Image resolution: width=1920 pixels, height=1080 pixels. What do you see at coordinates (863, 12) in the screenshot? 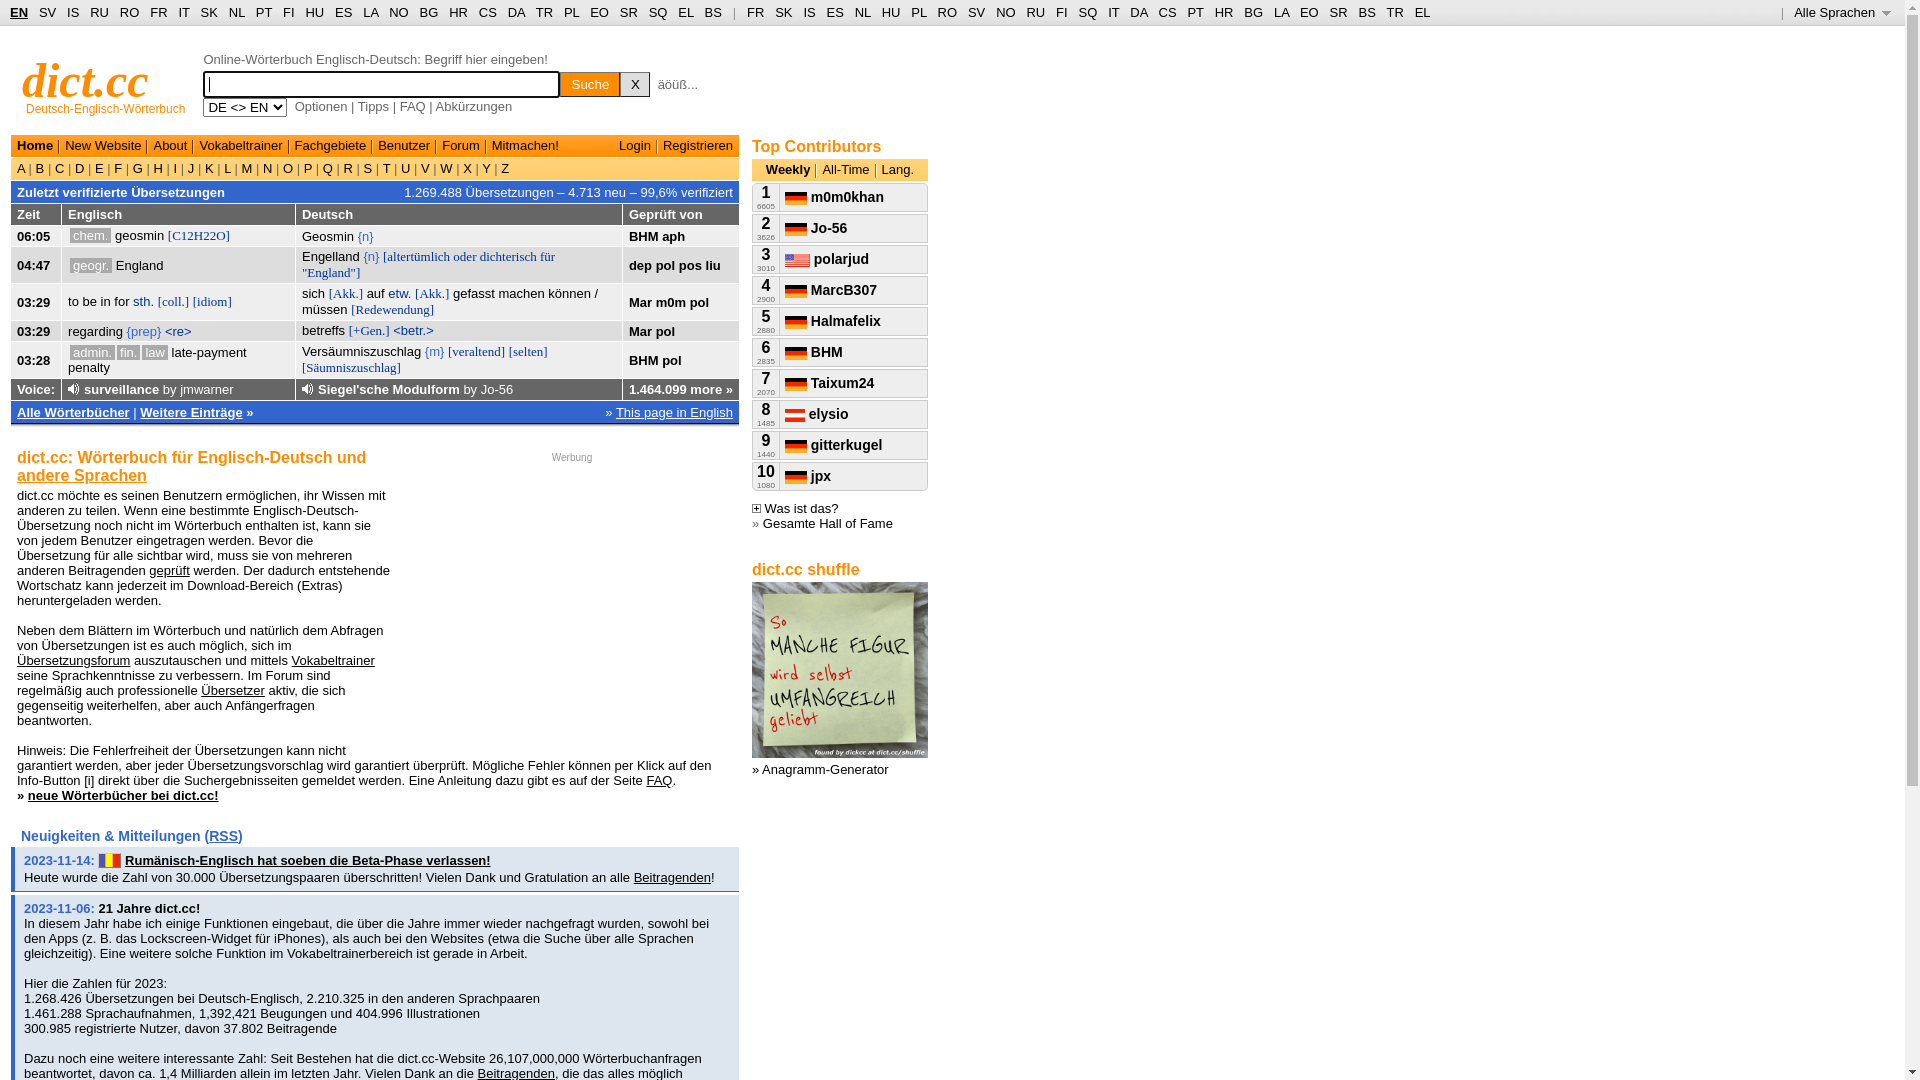
I see `'NL'` at bounding box center [863, 12].